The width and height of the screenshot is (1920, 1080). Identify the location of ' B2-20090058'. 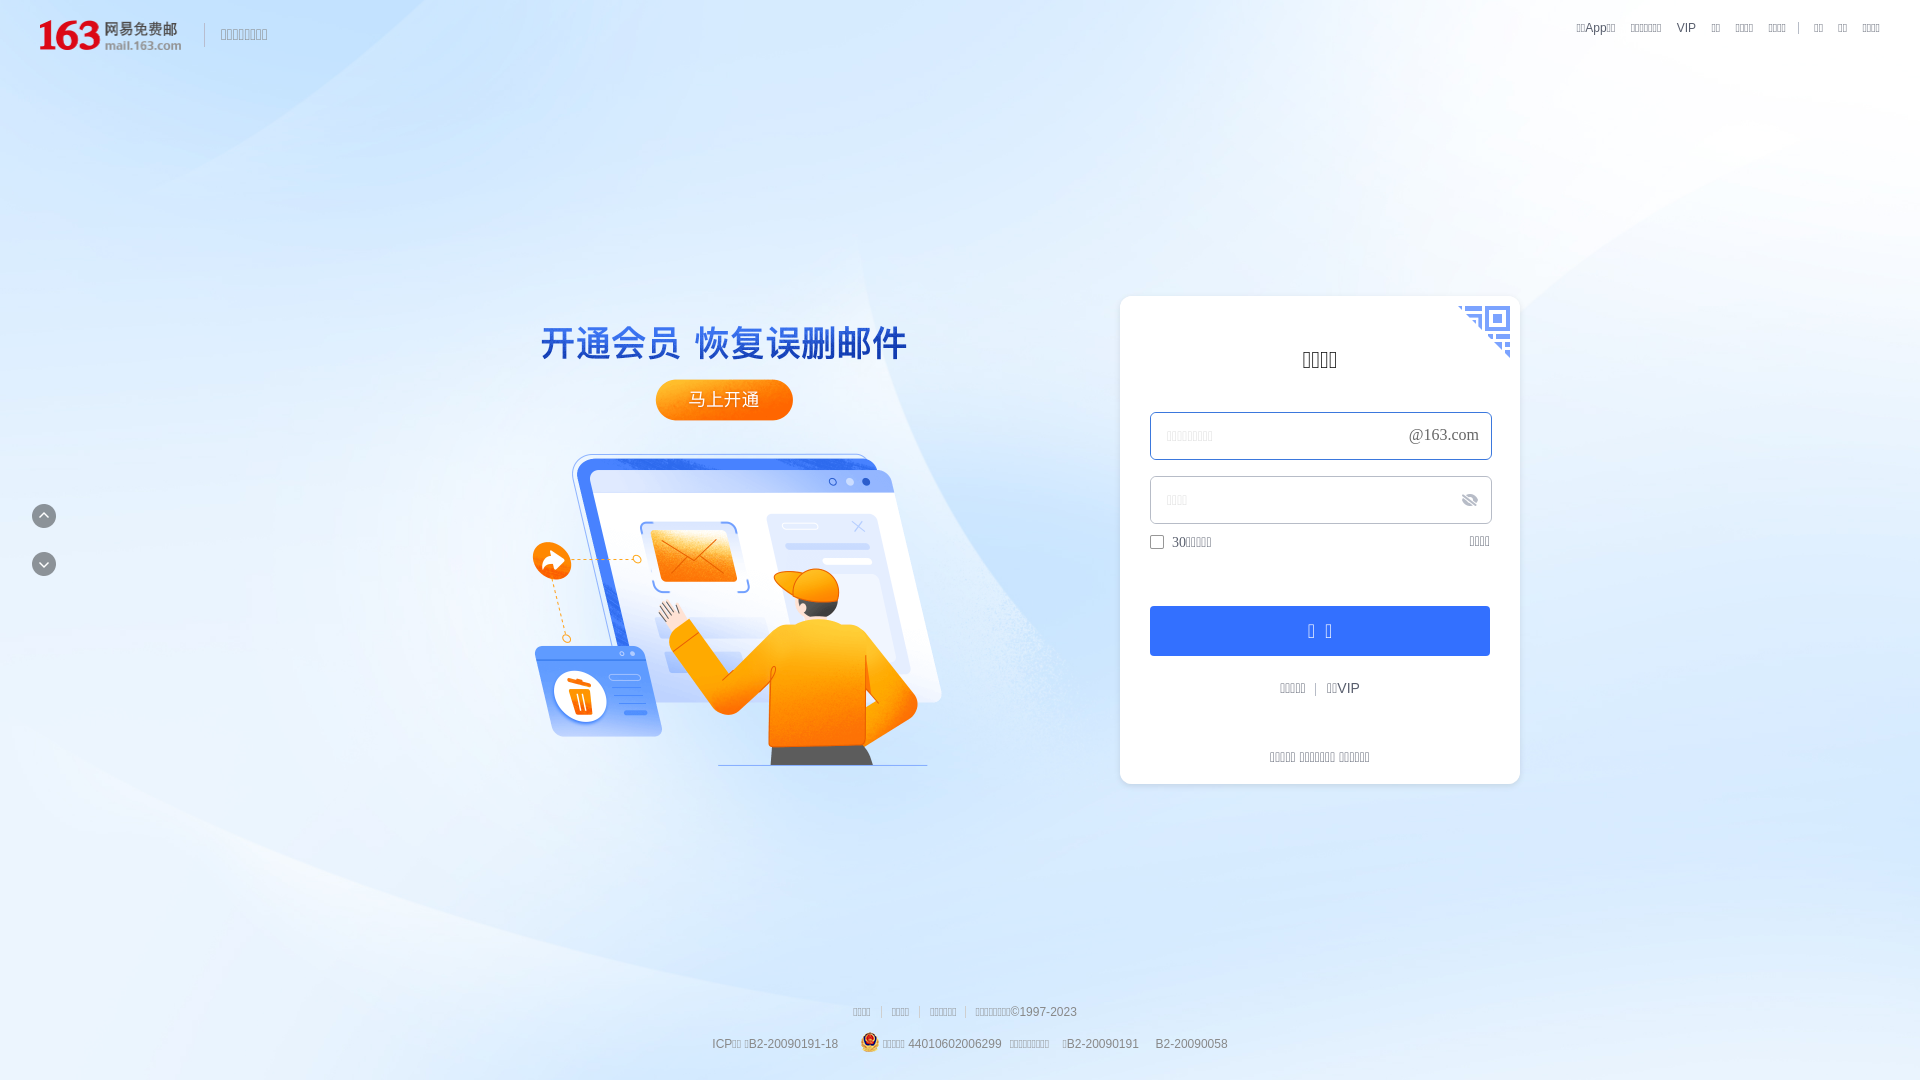
(1189, 1043).